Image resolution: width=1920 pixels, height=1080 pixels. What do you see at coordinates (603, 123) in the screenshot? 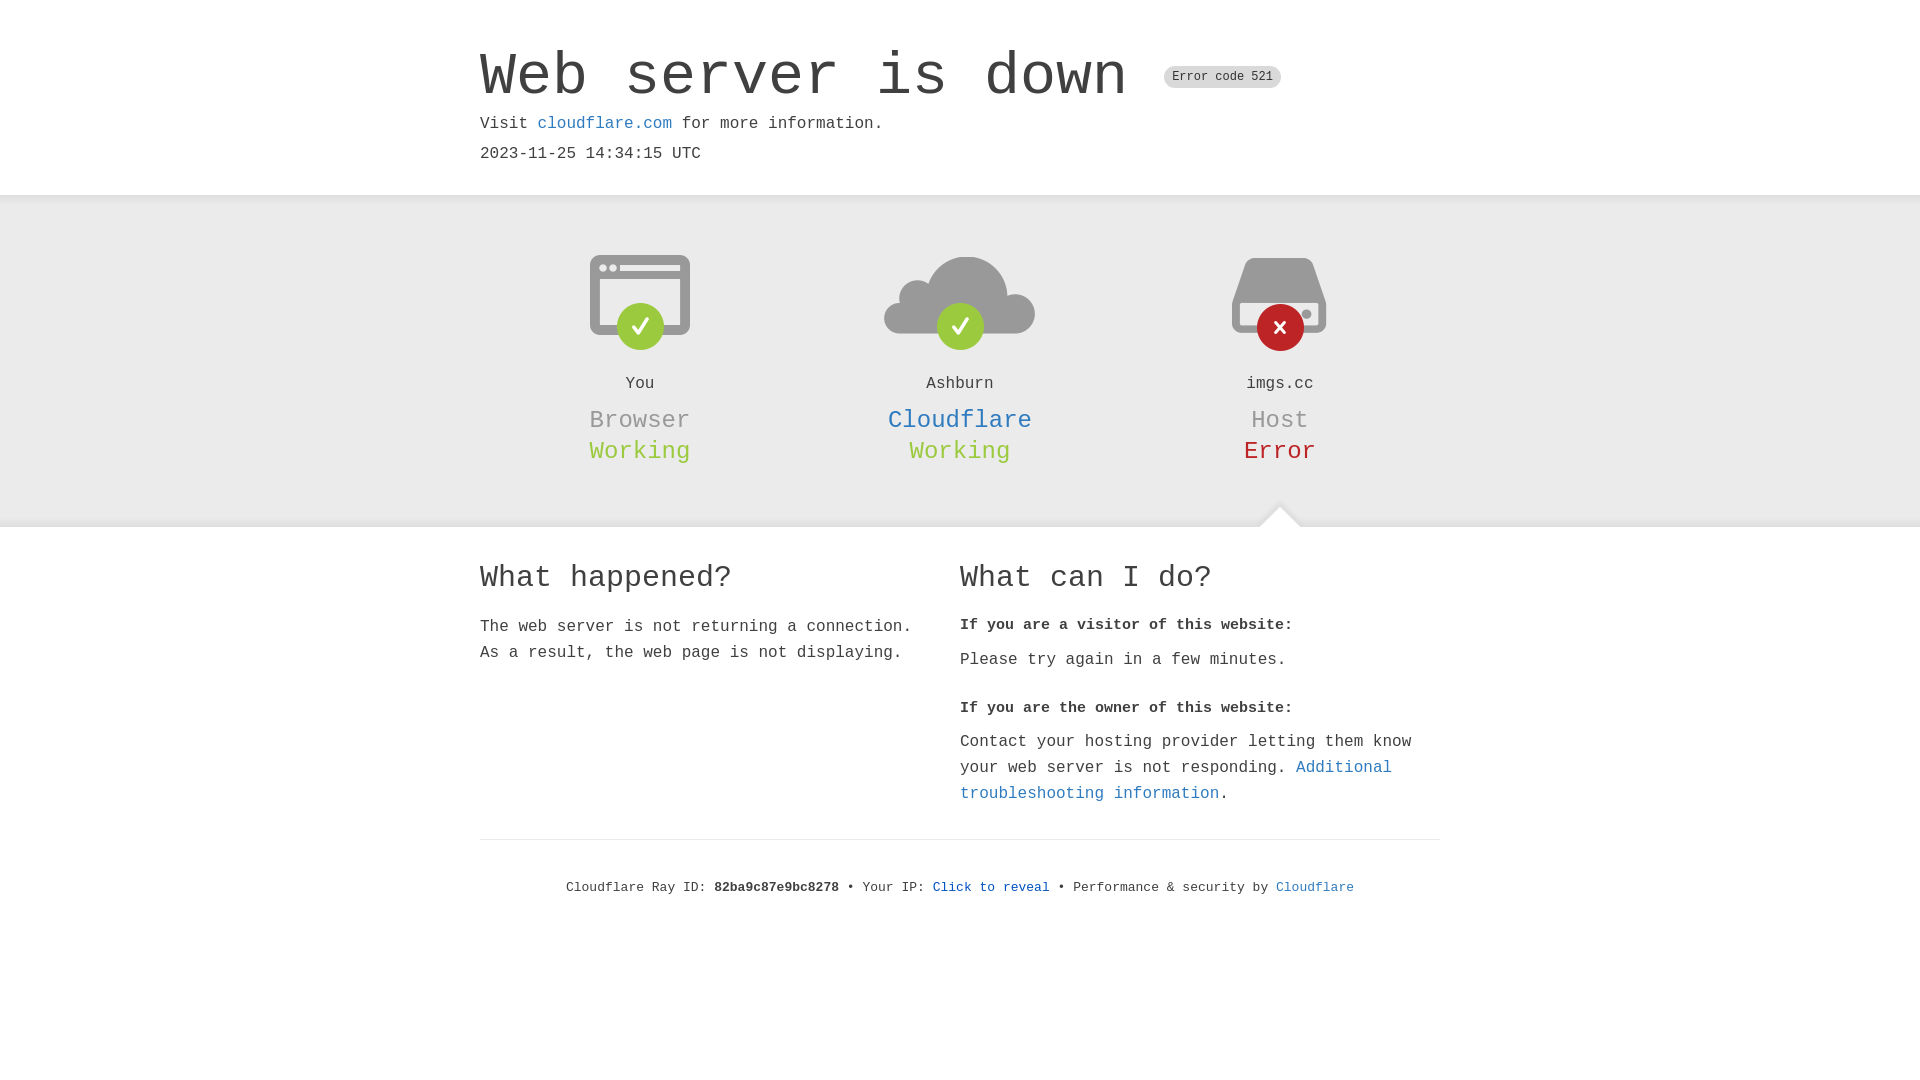
I see `'cloudflare.com'` at bounding box center [603, 123].